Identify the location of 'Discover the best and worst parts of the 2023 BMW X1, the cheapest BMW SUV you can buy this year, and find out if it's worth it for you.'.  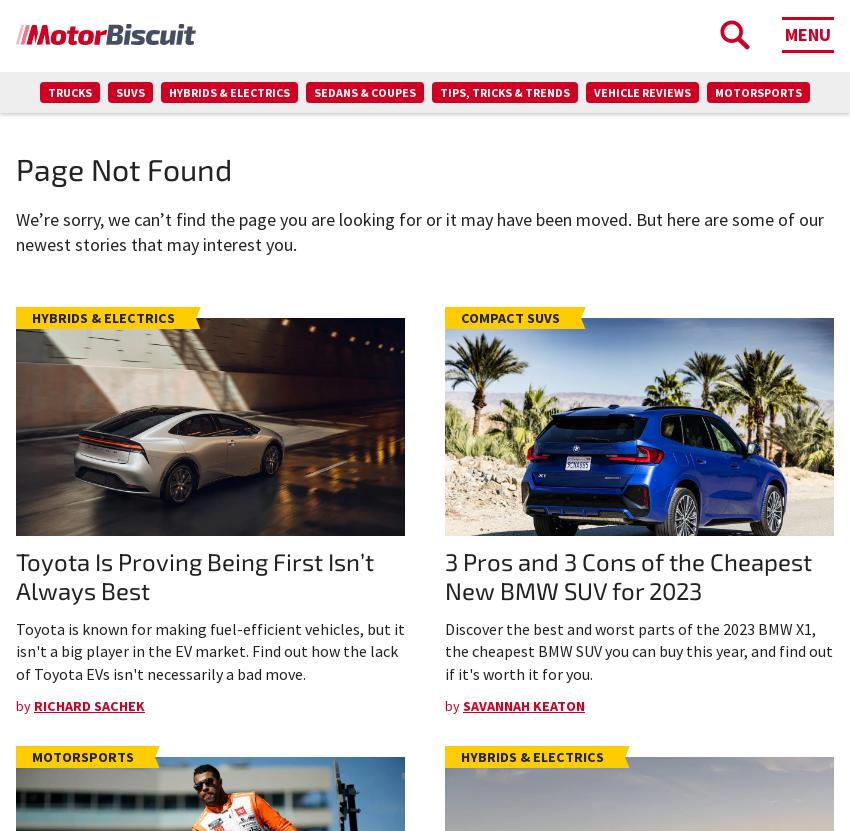
(639, 650).